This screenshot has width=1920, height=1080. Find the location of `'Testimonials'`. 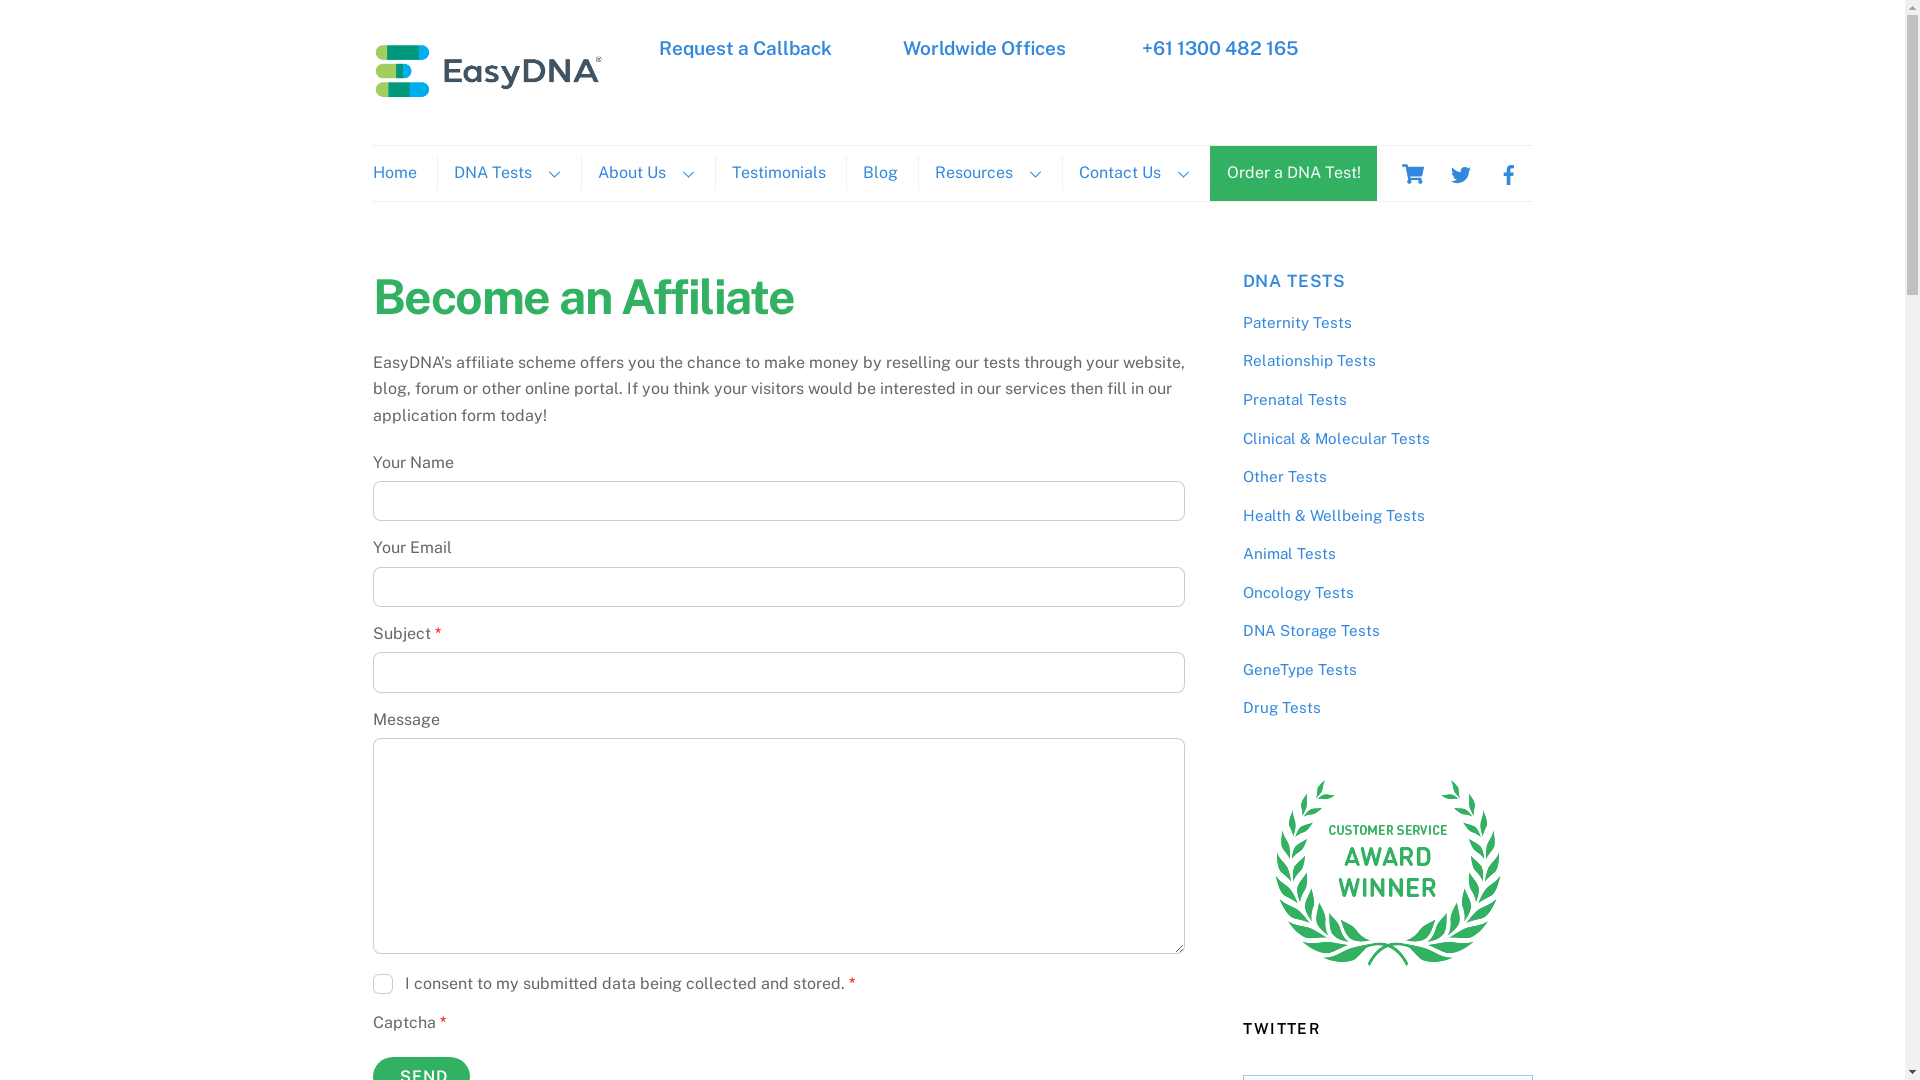

'Testimonials' is located at coordinates (776, 172).